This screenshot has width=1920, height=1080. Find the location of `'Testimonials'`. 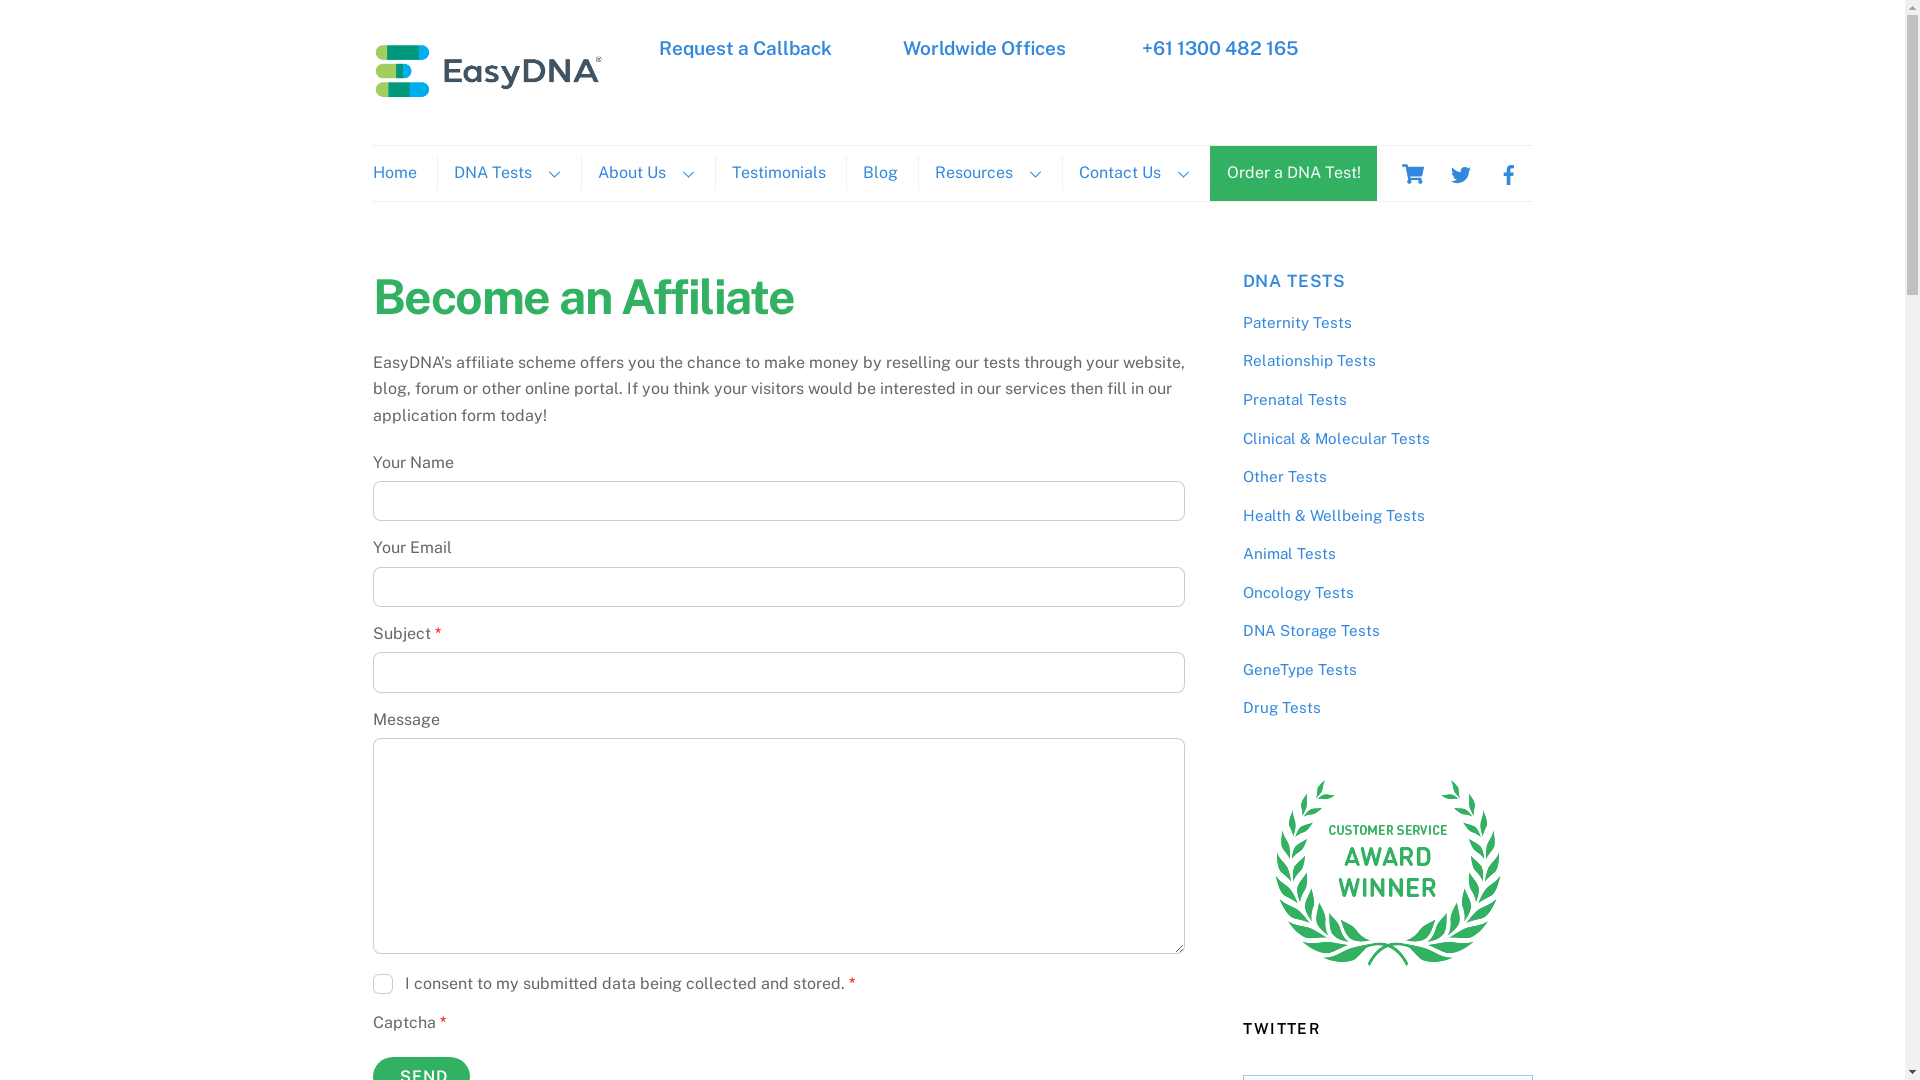

'Testimonials' is located at coordinates (776, 172).